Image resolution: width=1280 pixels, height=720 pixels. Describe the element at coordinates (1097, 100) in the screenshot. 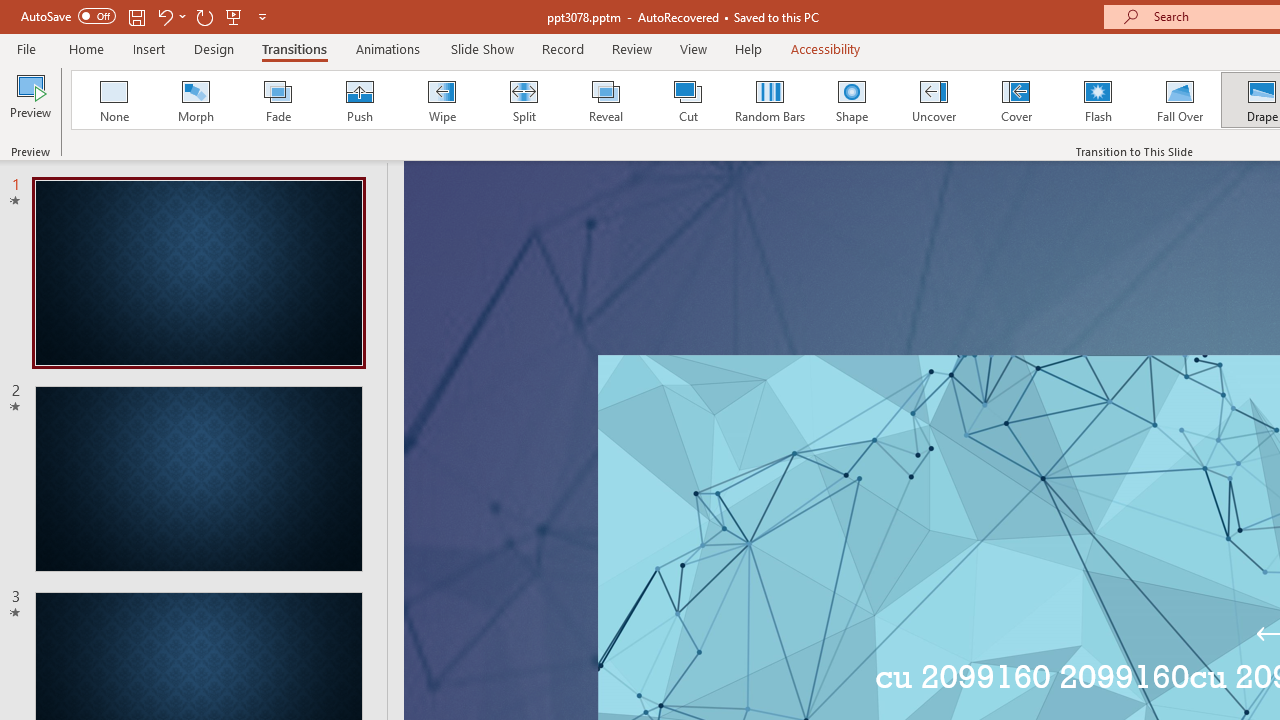

I see `'Flash'` at that location.